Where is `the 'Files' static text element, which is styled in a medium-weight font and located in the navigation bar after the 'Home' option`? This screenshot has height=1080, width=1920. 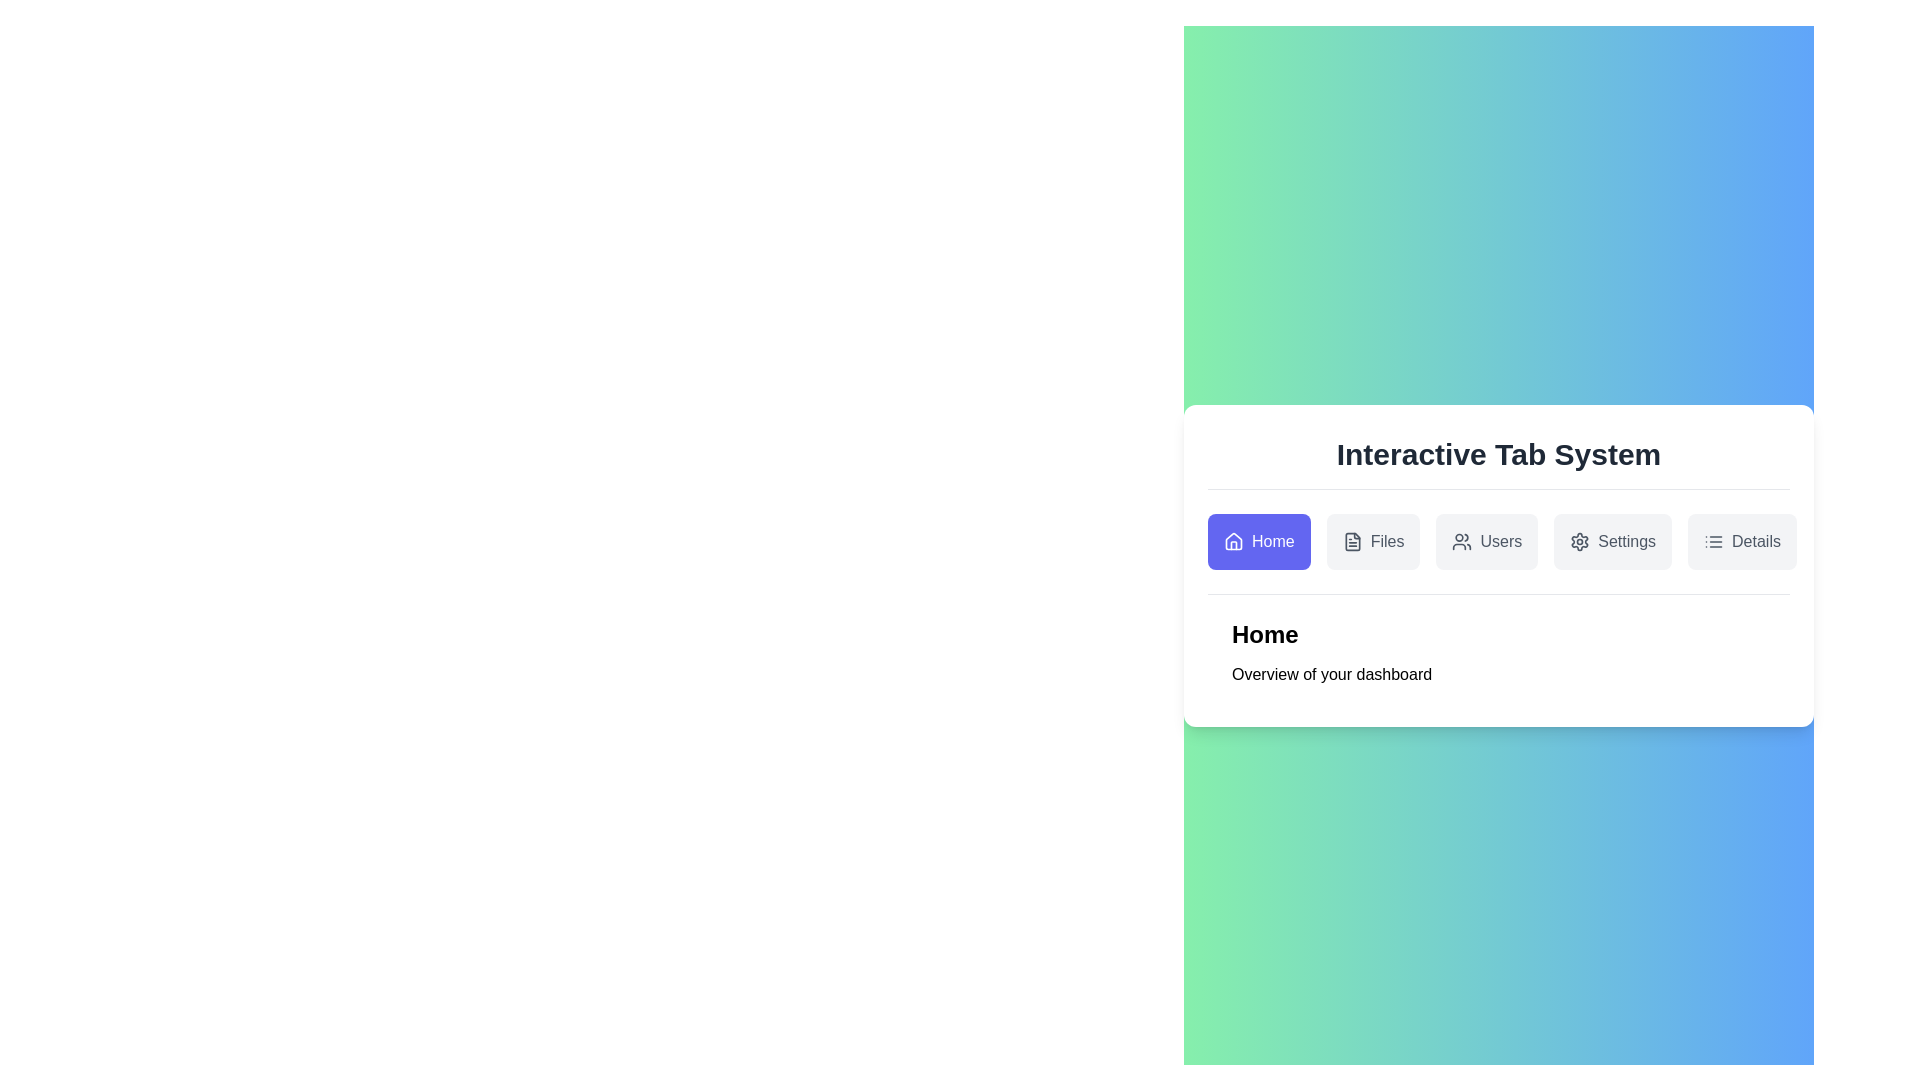 the 'Files' static text element, which is styled in a medium-weight font and located in the navigation bar after the 'Home' option is located at coordinates (1386, 542).